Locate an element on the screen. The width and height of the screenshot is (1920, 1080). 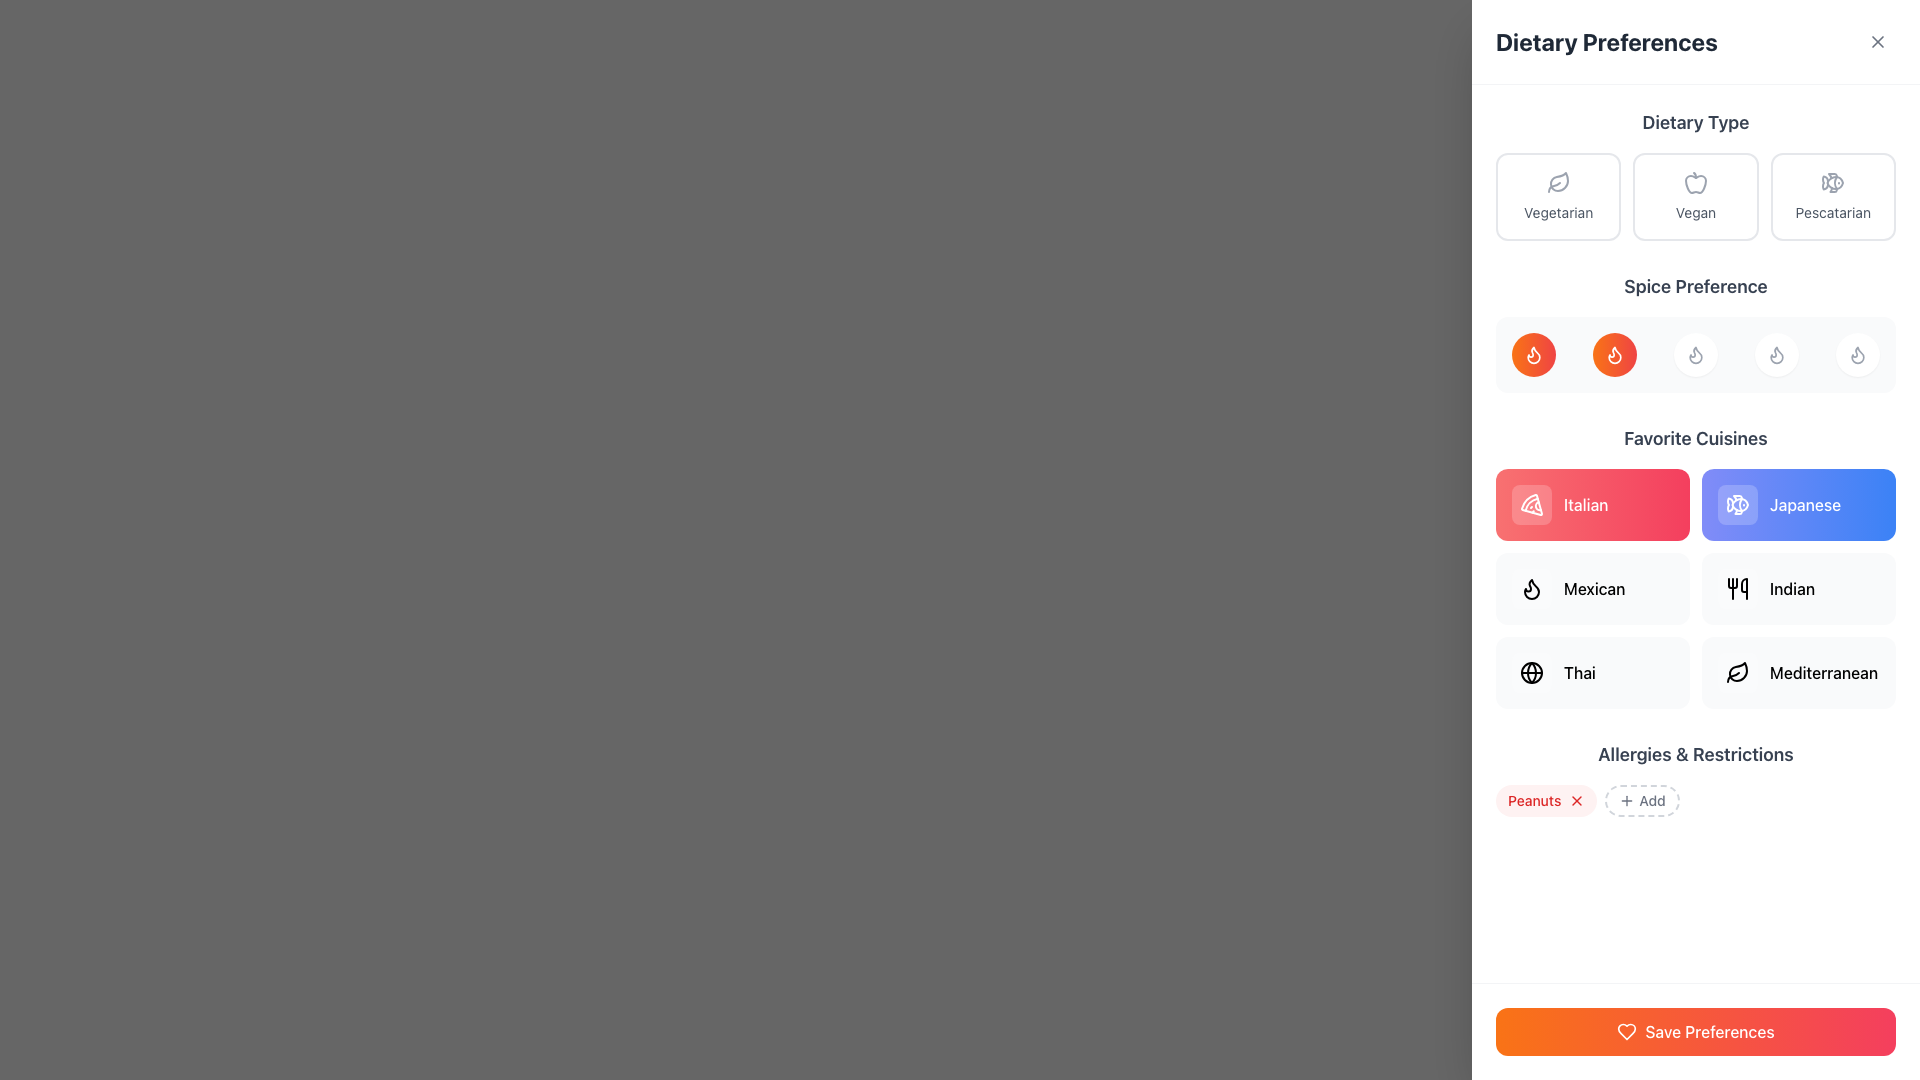
the Japanese cuisine icon located in the 'Favorite Cuisines' section of the dietary preferences selection modal, positioned towards the top right corner of the interface is located at coordinates (1736, 504).